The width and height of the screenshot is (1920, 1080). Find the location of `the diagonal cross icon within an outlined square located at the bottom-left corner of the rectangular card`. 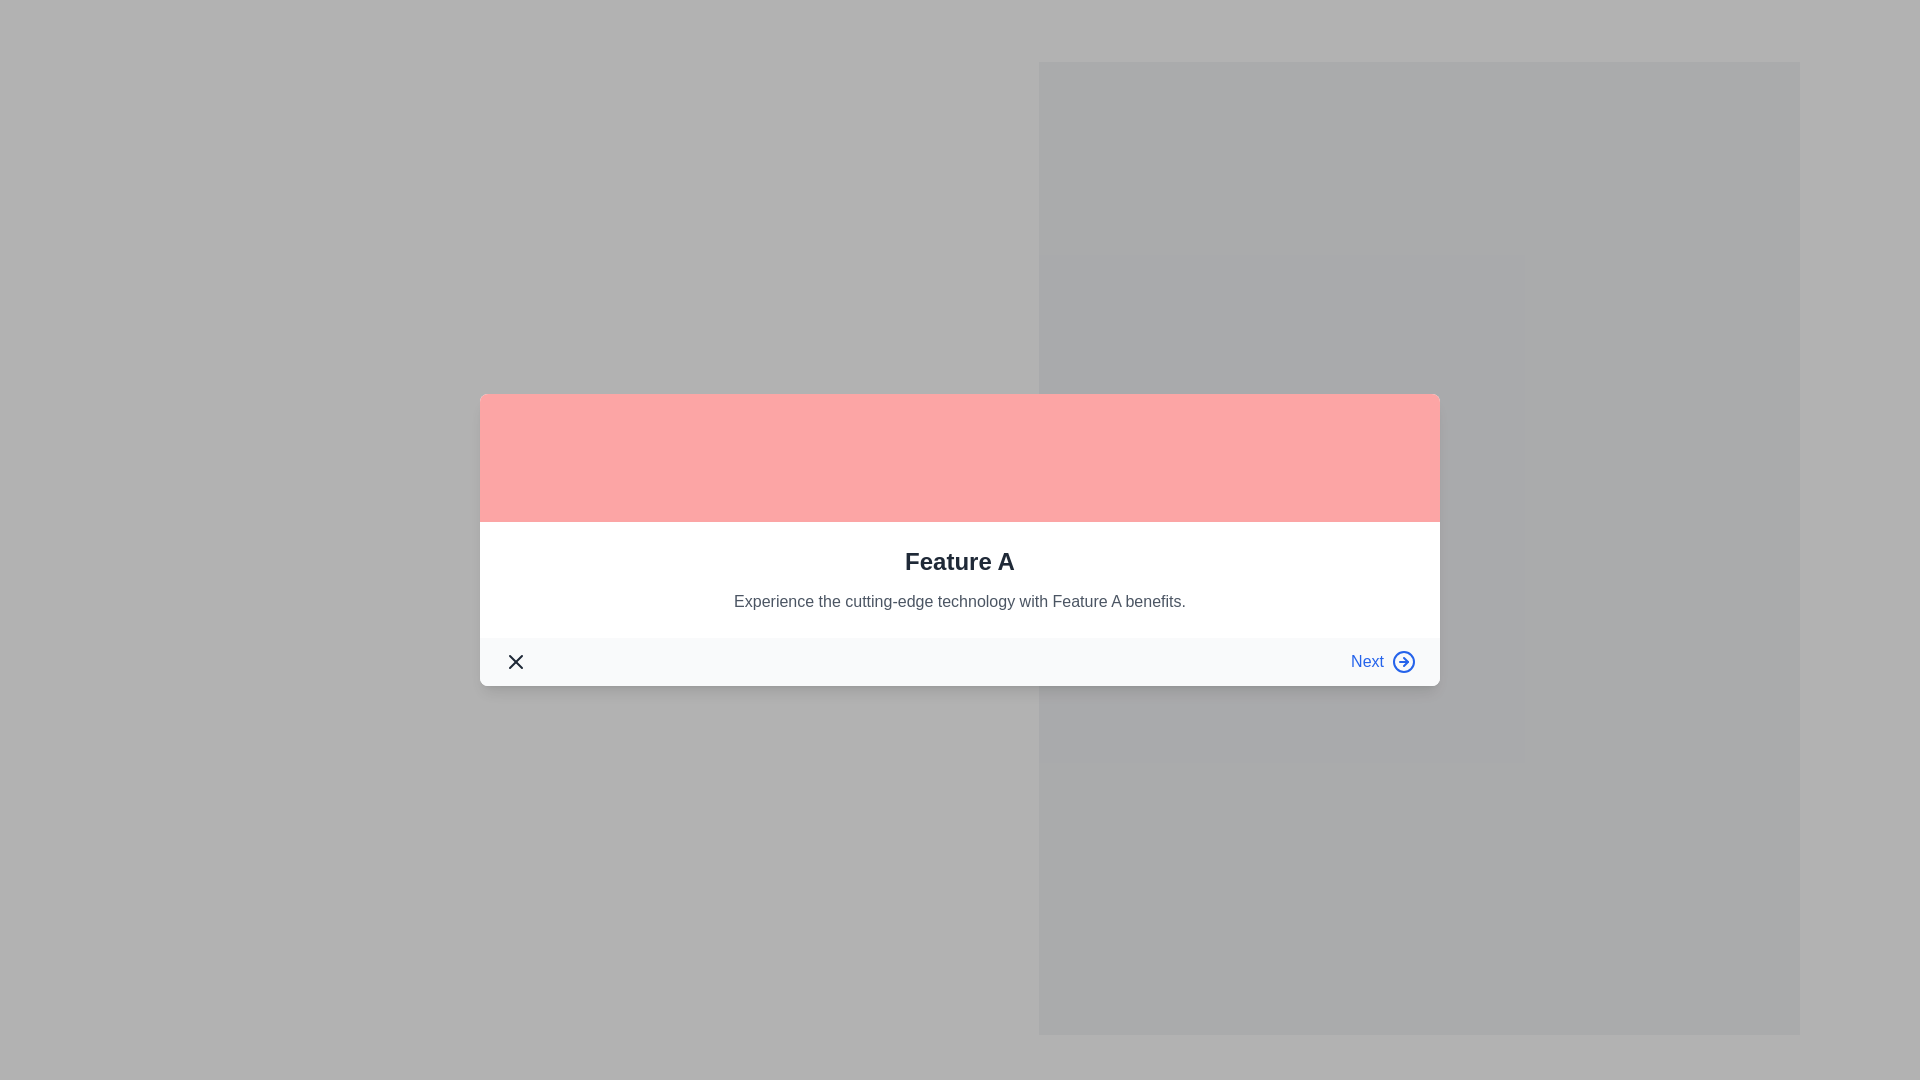

the diagonal cross icon within an outlined square located at the bottom-left corner of the rectangular card is located at coordinates (515, 662).